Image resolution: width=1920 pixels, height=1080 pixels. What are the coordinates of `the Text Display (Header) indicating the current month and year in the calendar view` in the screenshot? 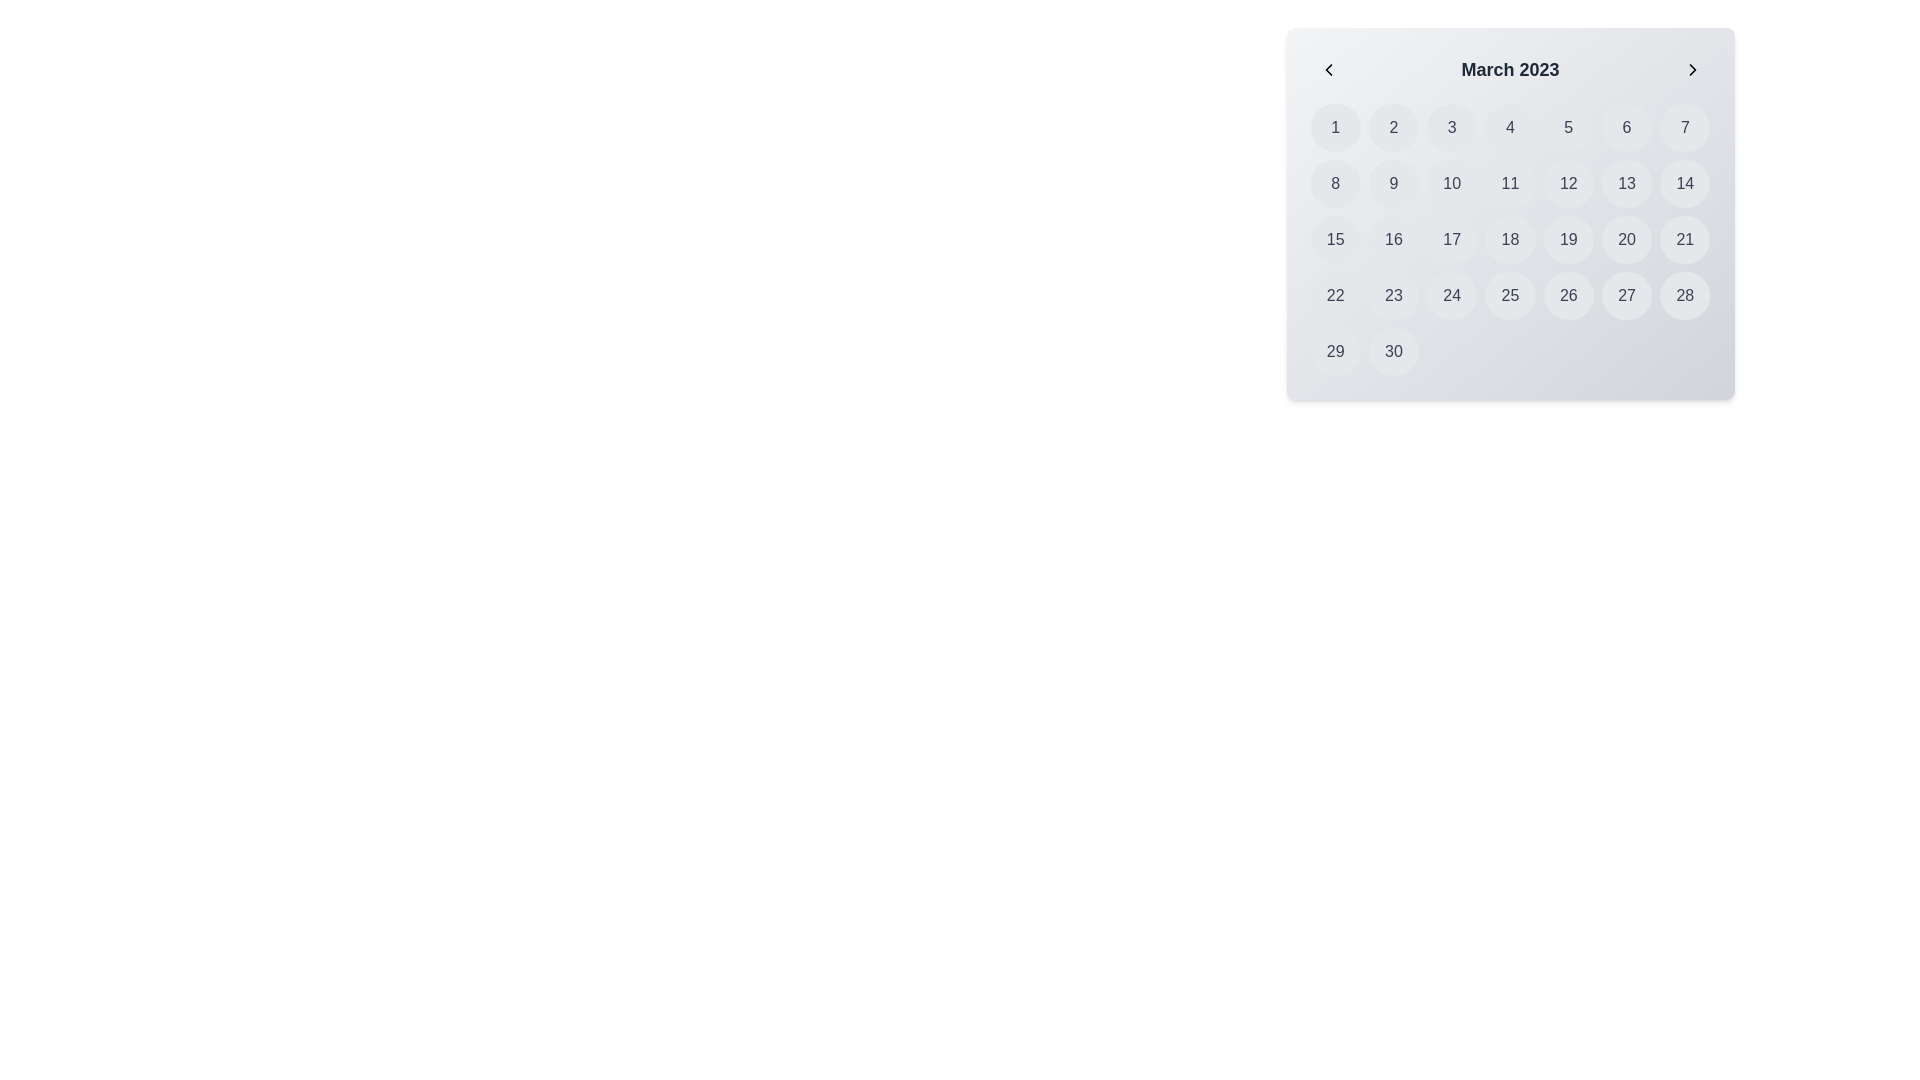 It's located at (1510, 68).